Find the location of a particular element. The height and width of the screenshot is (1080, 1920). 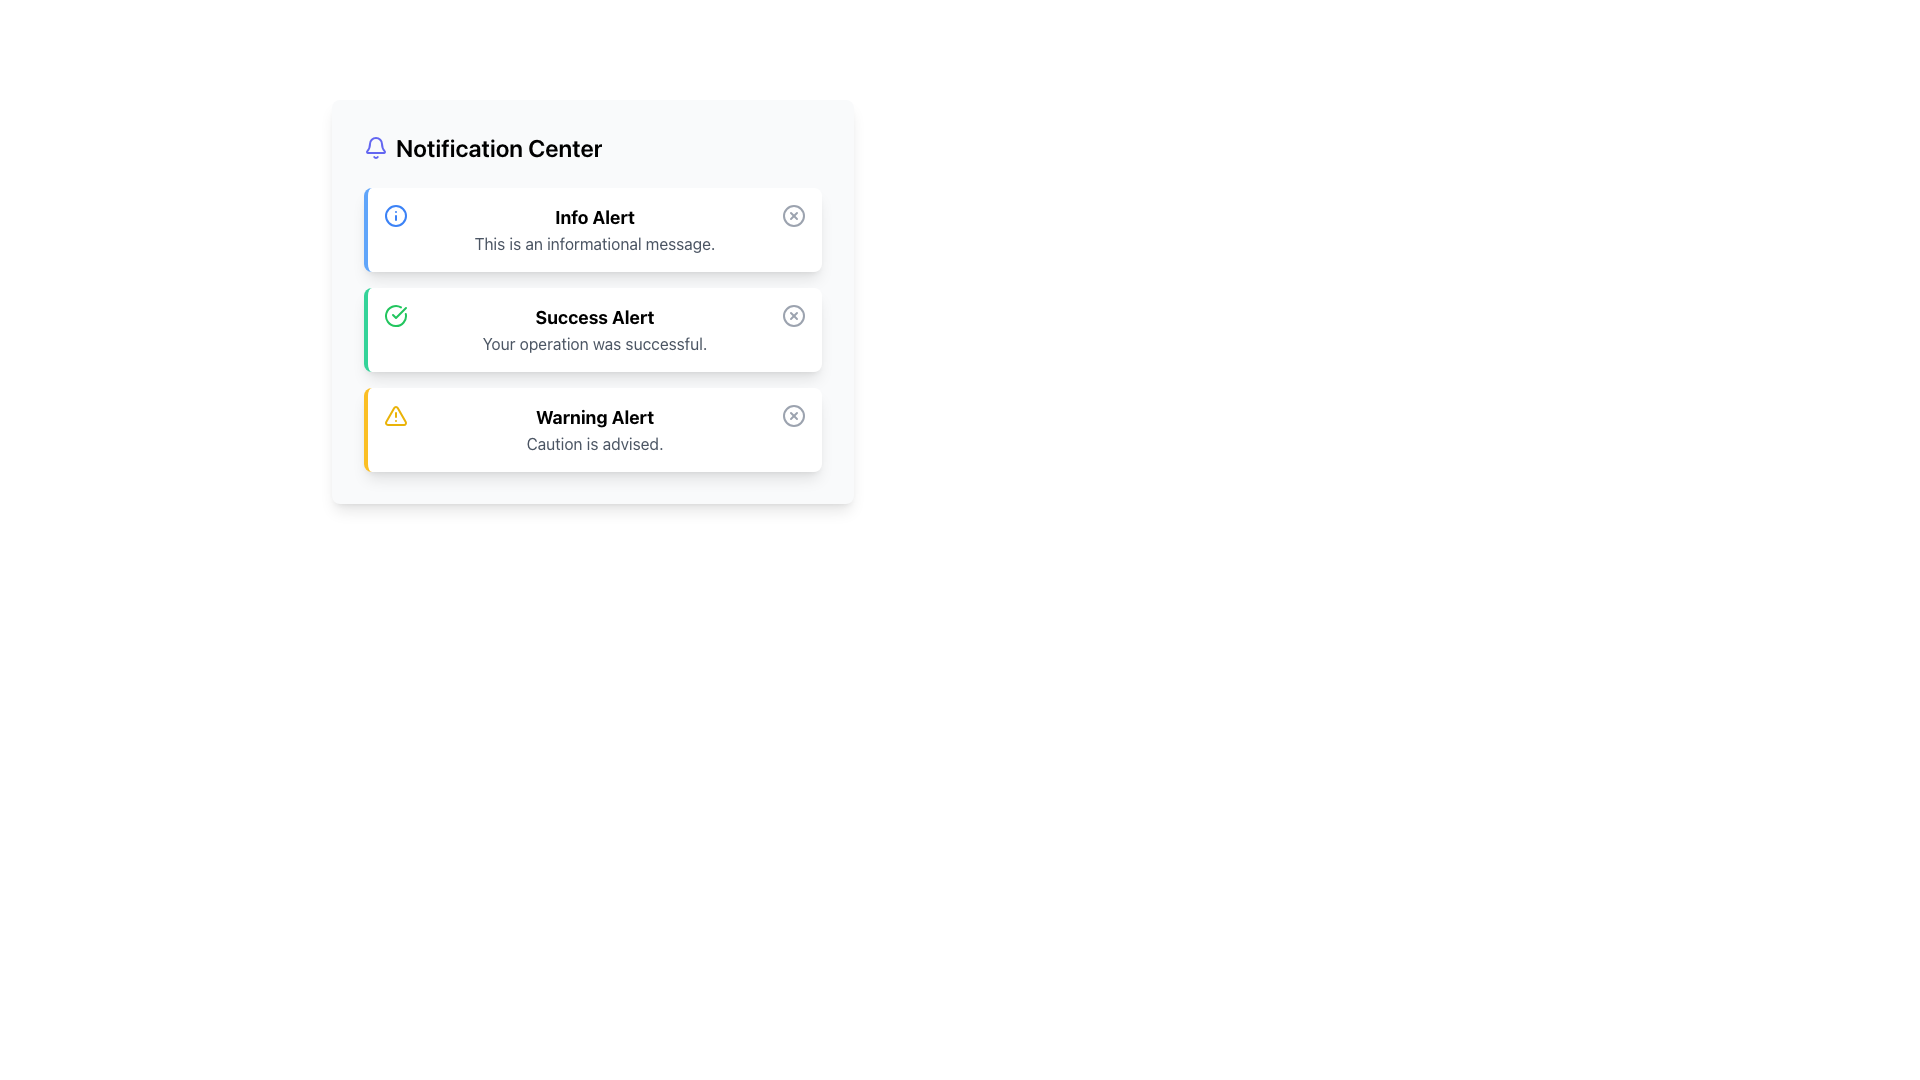

text from the first Text label in the Notification Center alert box that indicates the title or main subject of the informational alert message is located at coordinates (594, 218).